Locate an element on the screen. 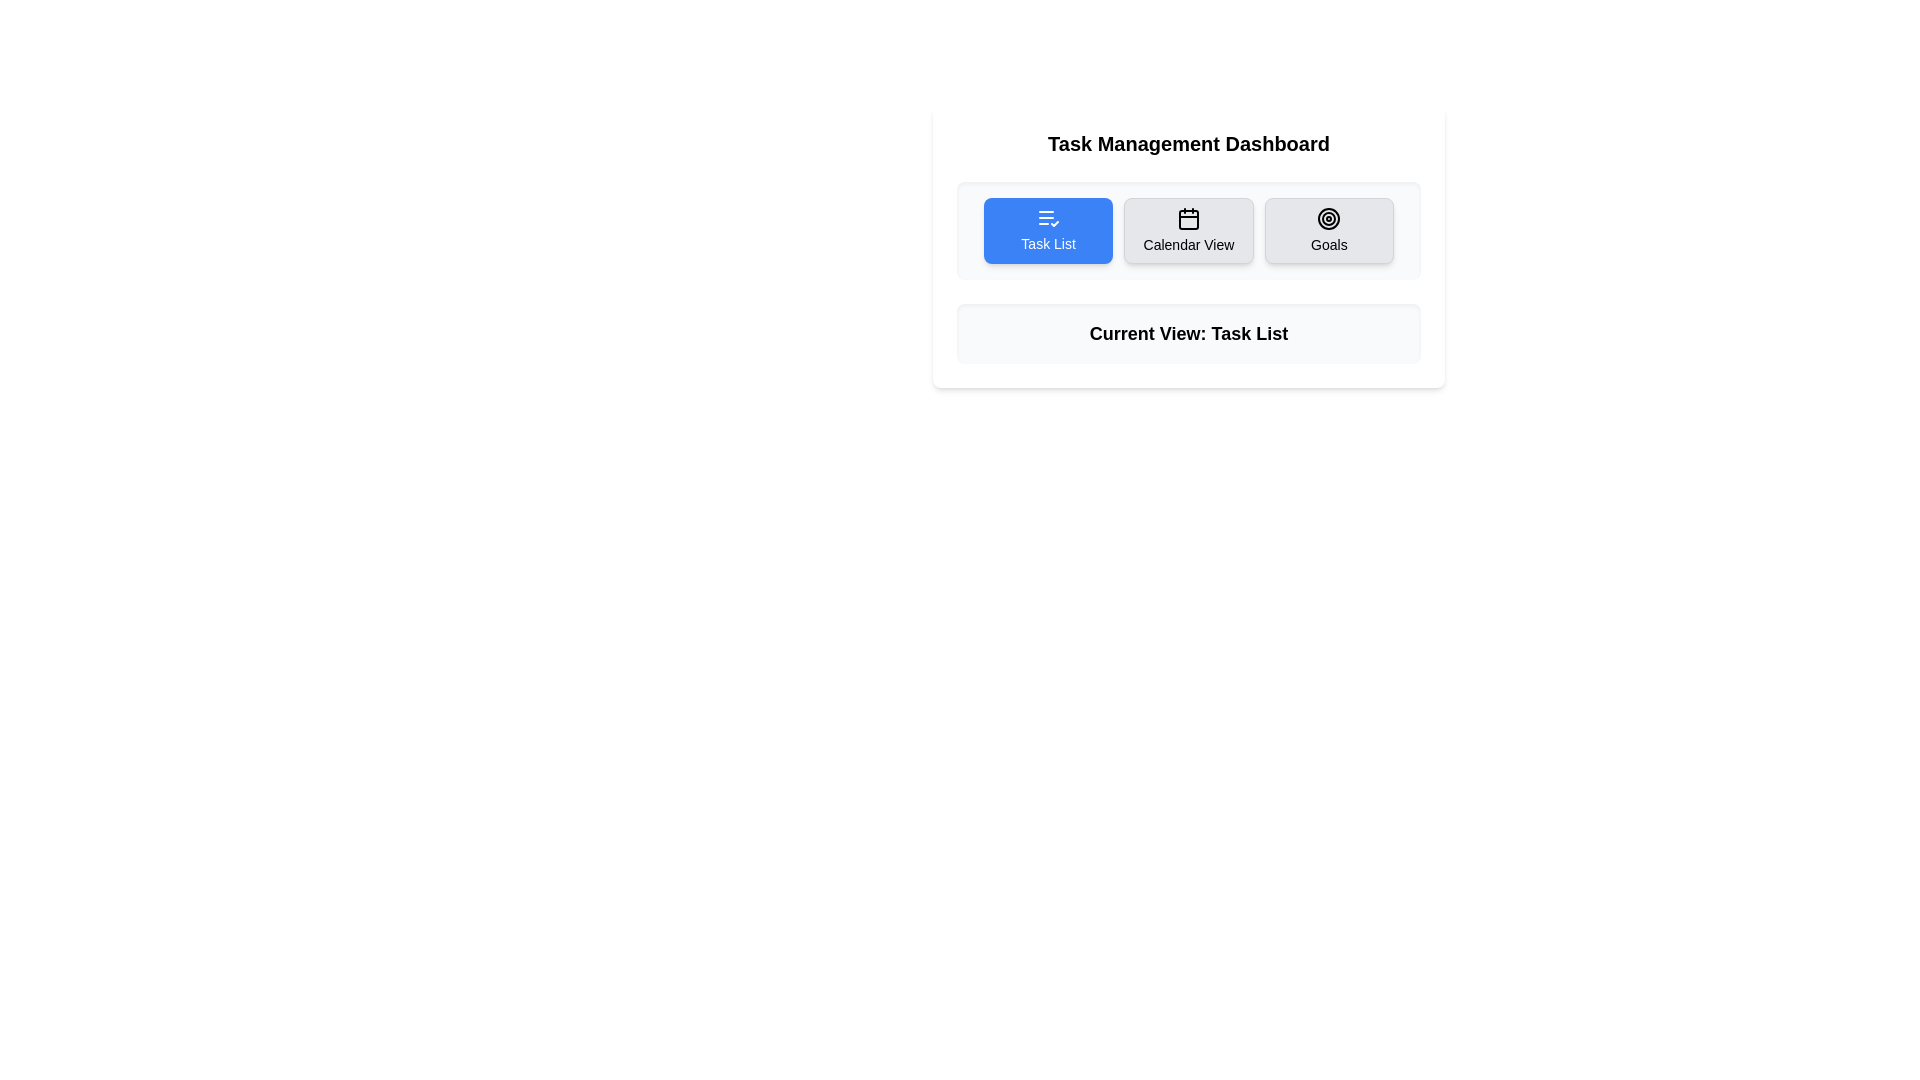  the calendar icon component, which is a square with rounded corners located centrally within the calendar view interface is located at coordinates (1189, 219).